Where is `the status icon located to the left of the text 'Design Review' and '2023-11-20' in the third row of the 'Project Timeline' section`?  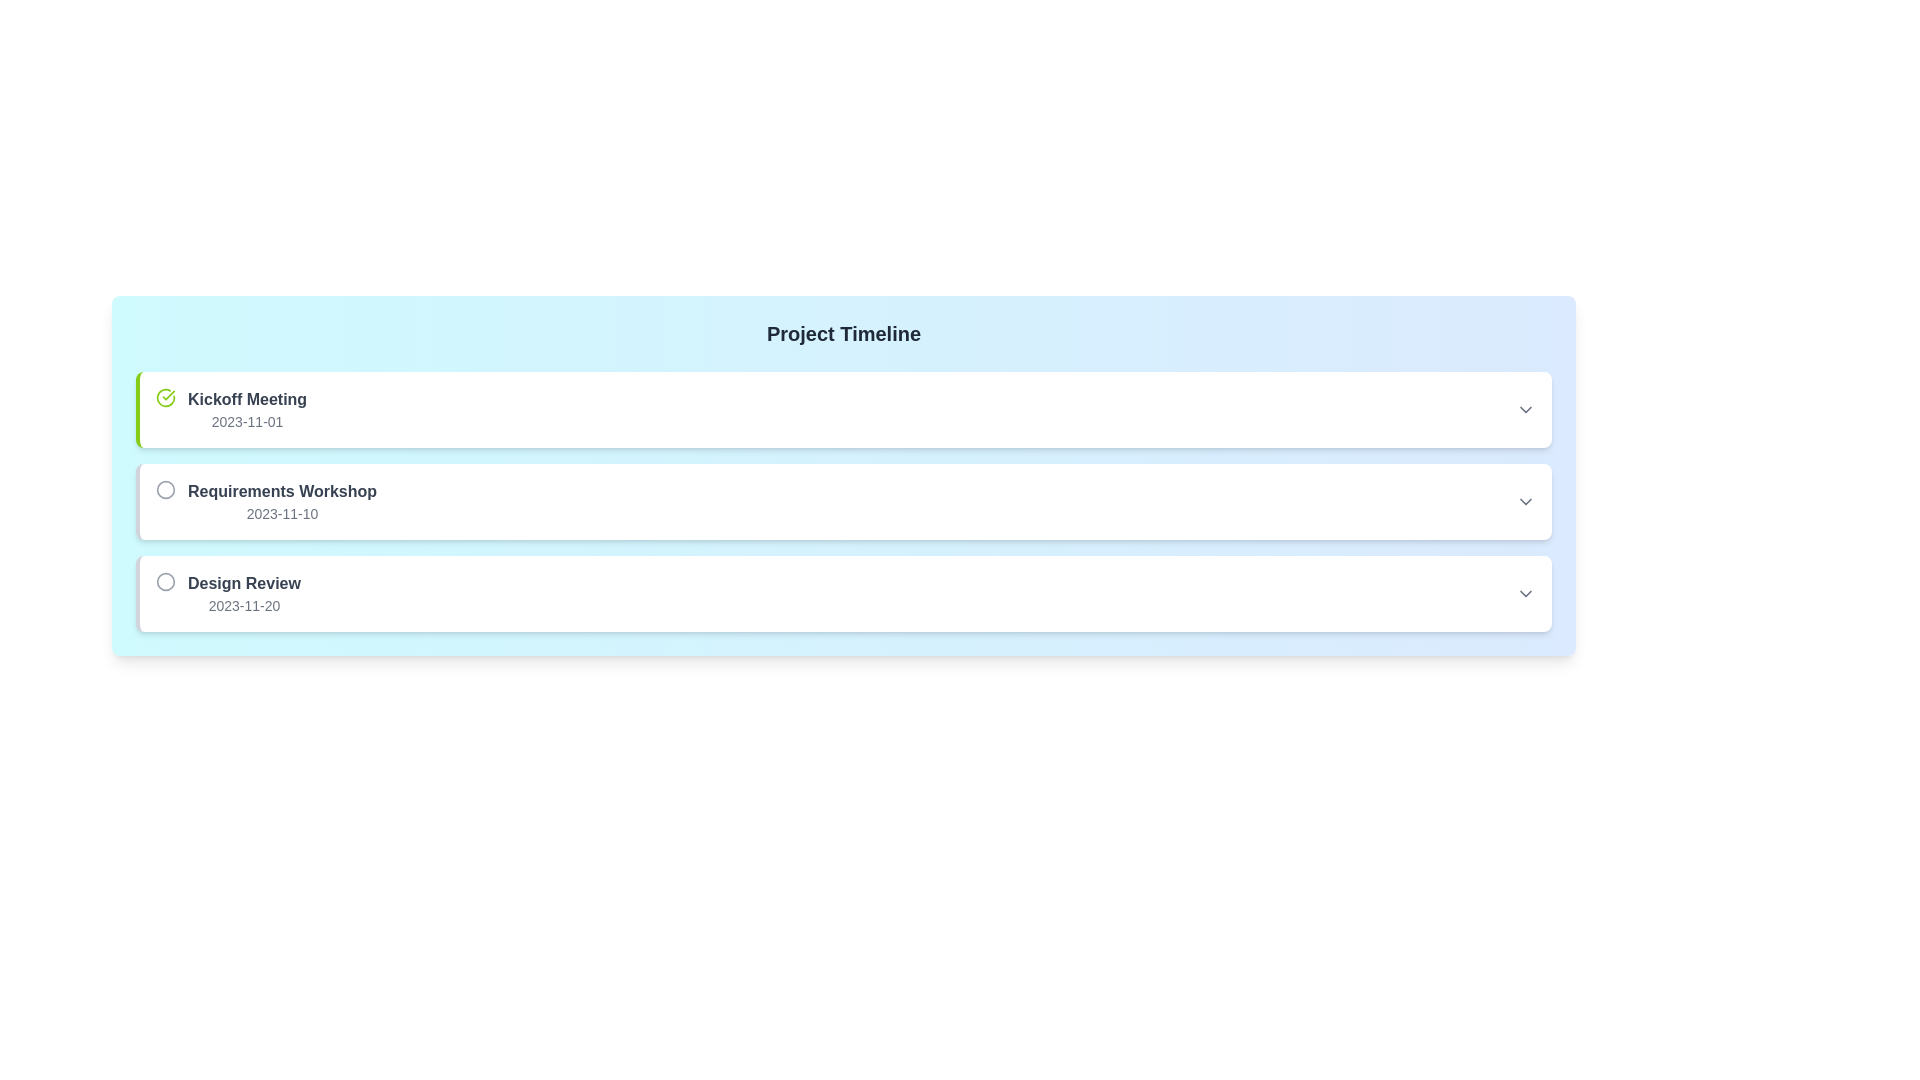
the status icon located to the left of the text 'Design Review' and '2023-11-20' in the third row of the 'Project Timeline' section is located at coordinates (166, 582).